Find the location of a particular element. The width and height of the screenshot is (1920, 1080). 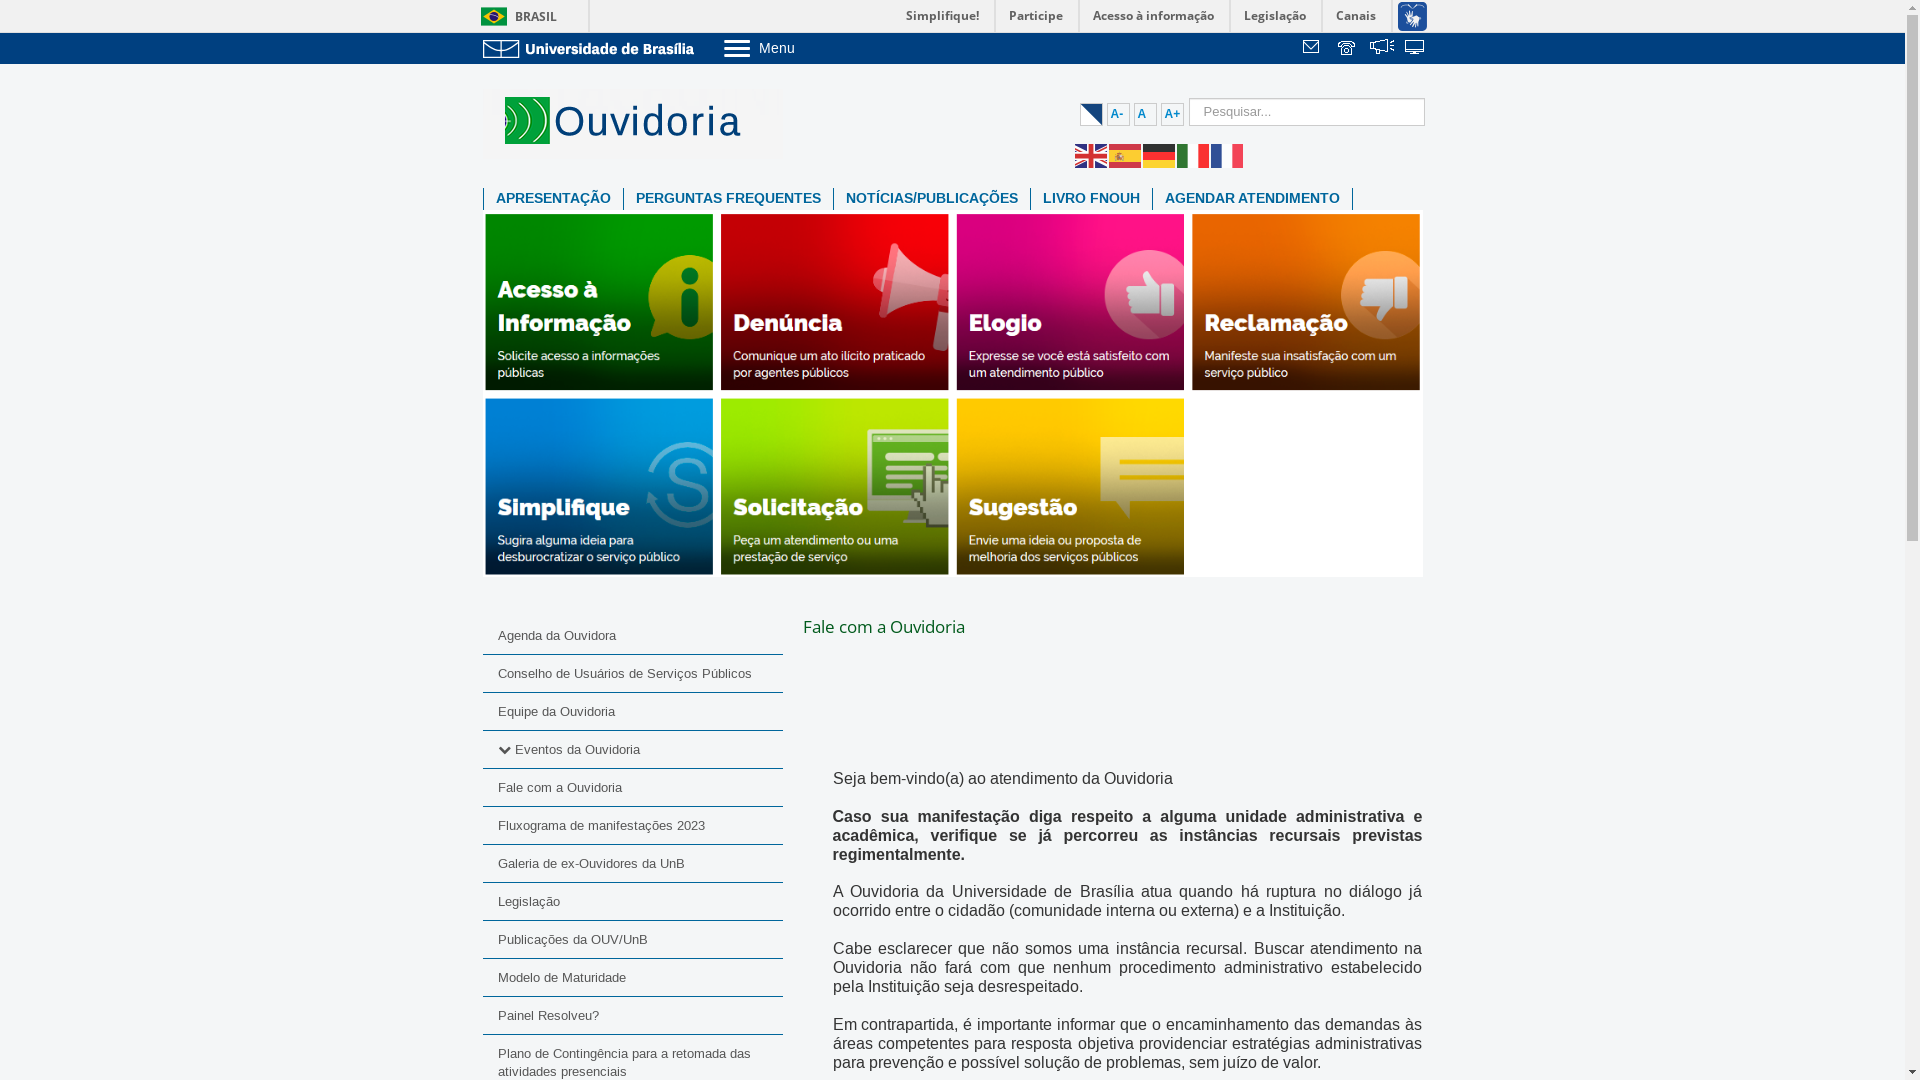

'Fale com a Ouvidoria' is located at coordinates (631, 786).